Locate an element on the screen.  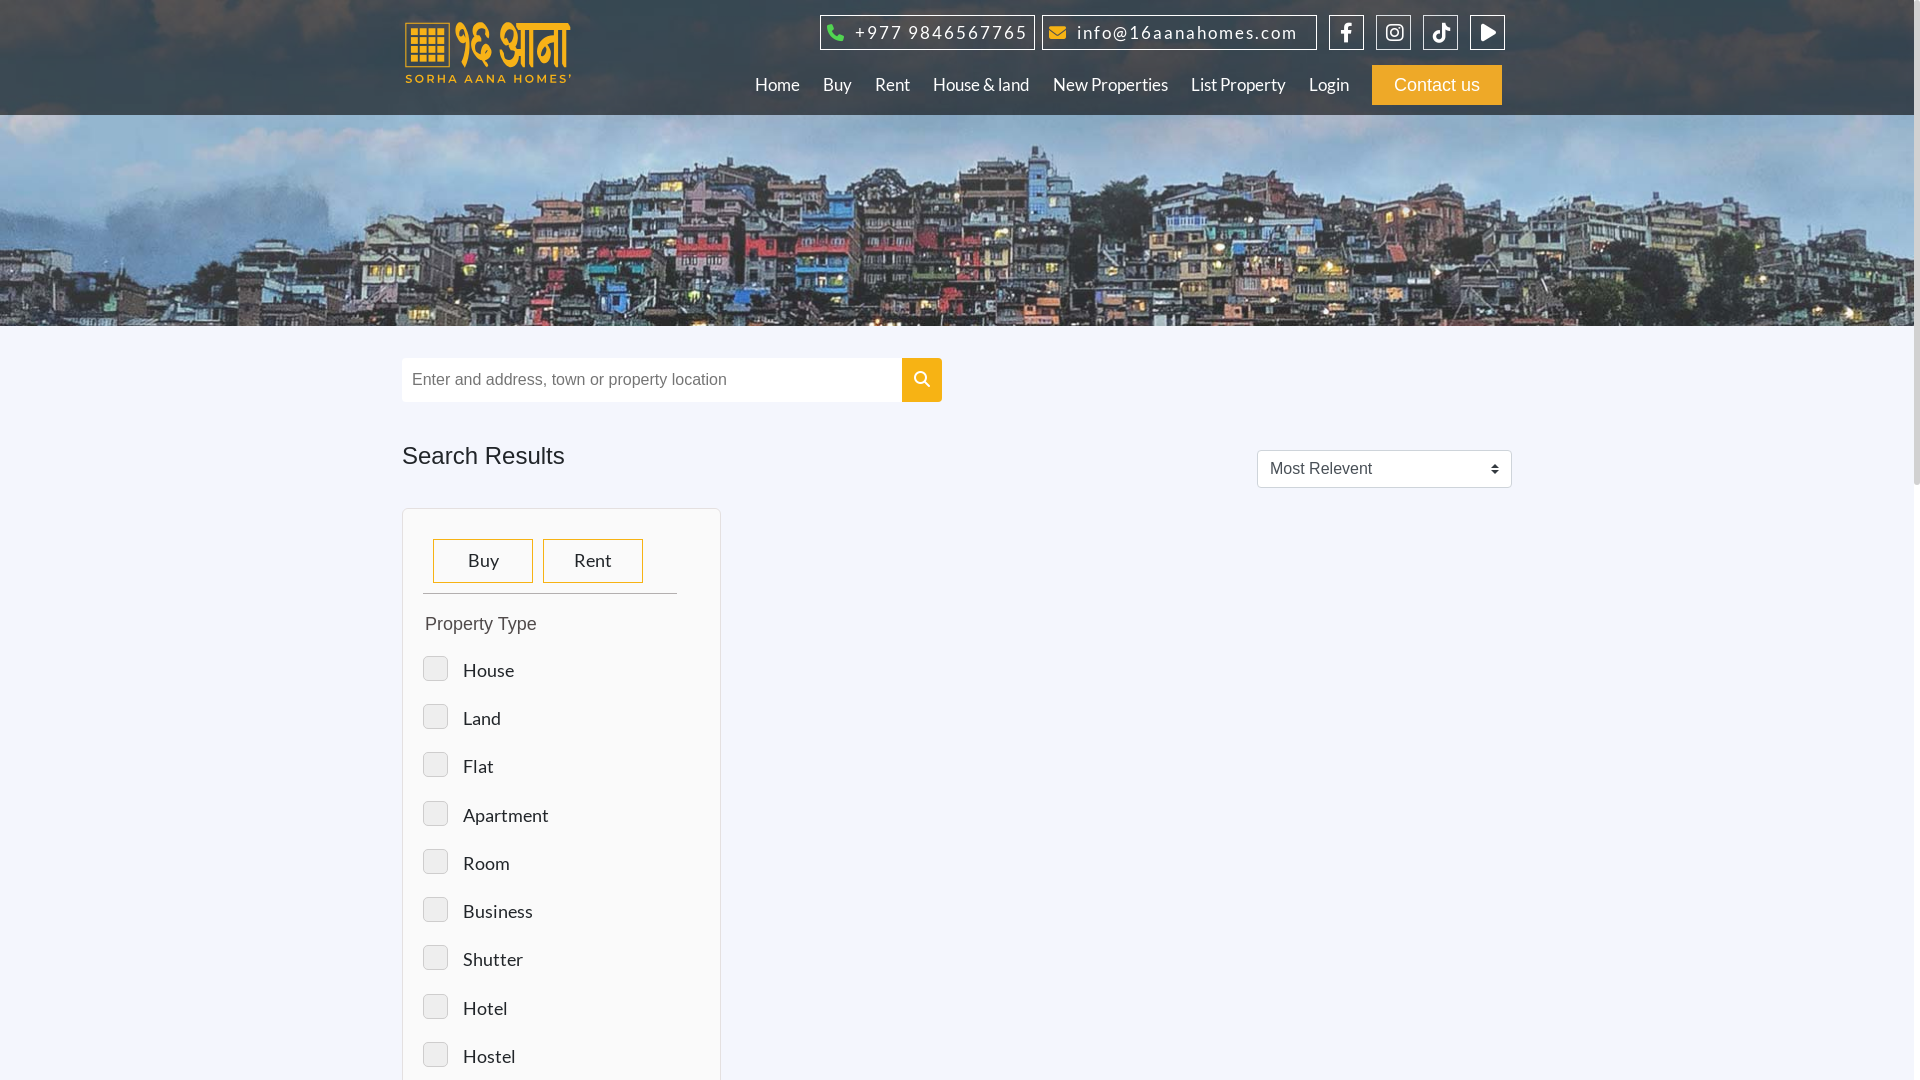
'Home' is located at coordinates (776, 83).